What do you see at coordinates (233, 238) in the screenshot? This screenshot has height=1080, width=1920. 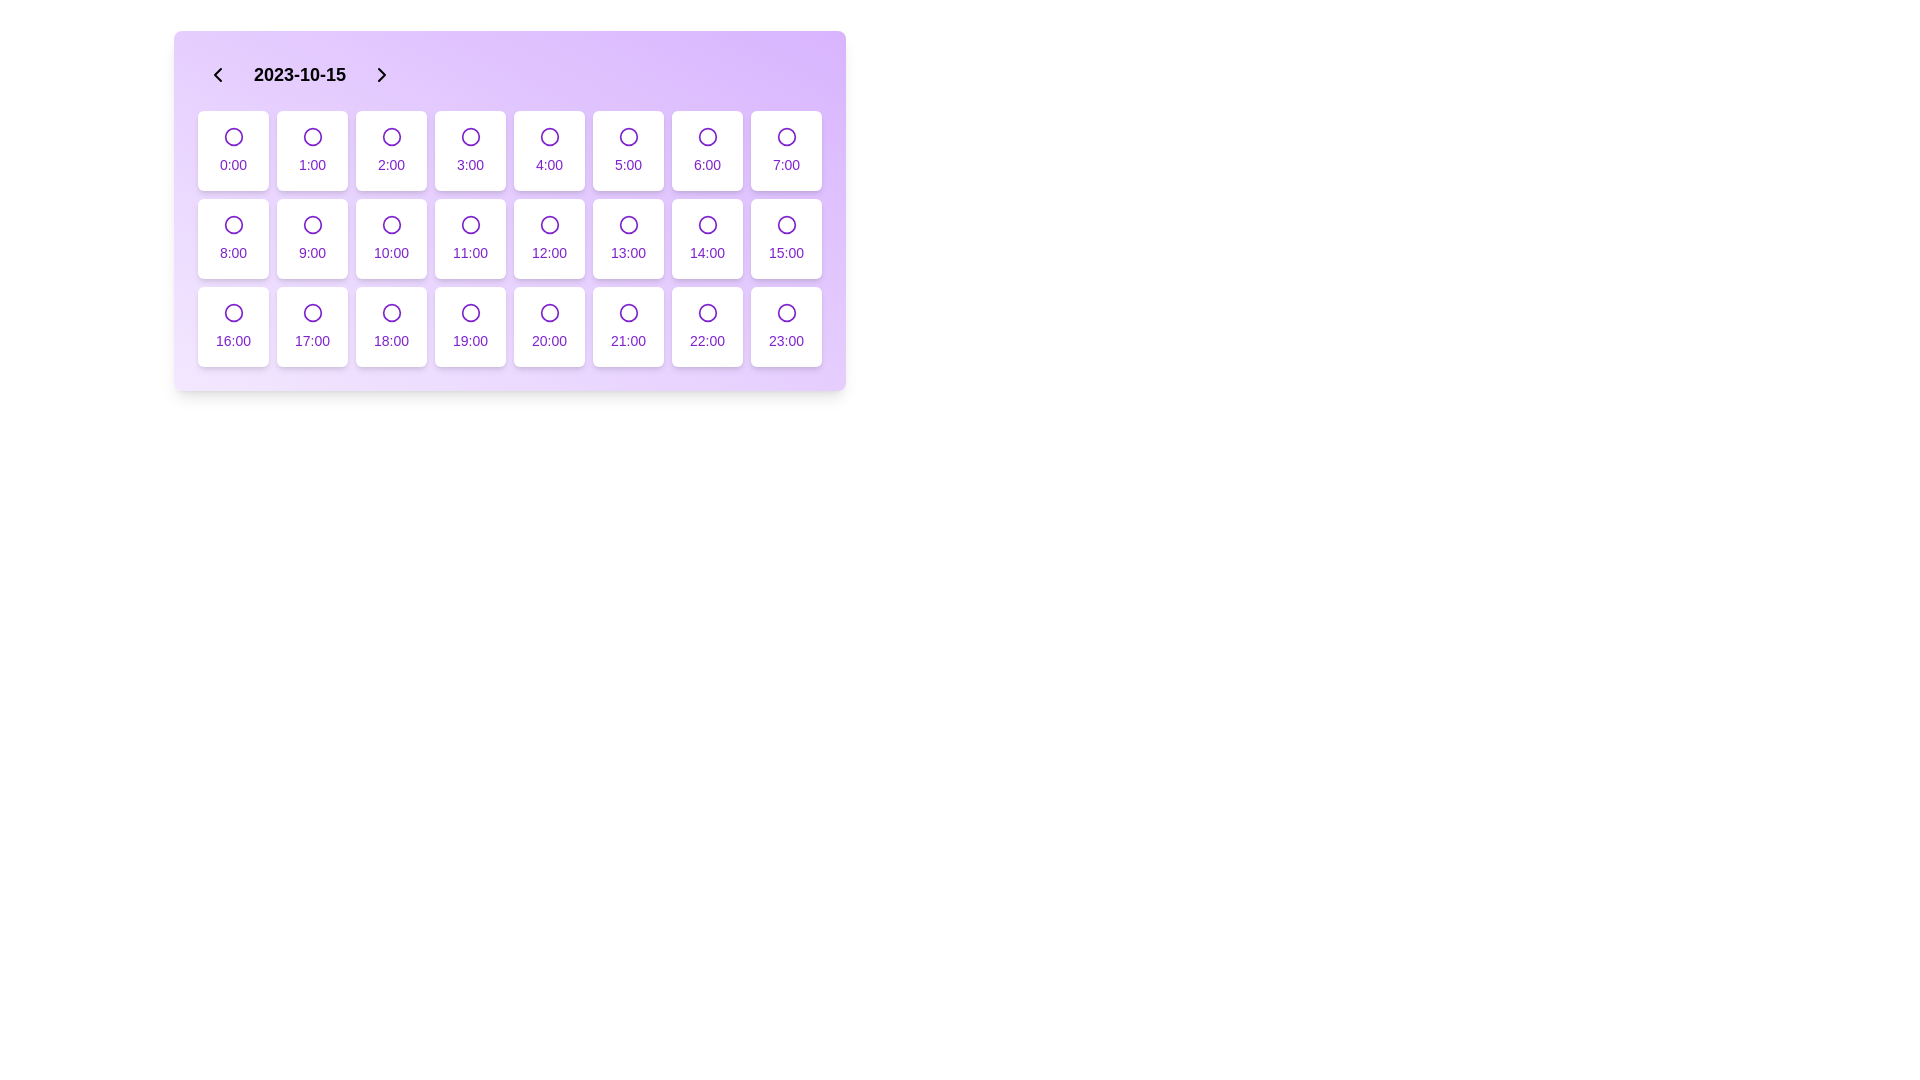 I see `the button displaying '8:00' with a white background and purple text` at bounding box center [233, 238].